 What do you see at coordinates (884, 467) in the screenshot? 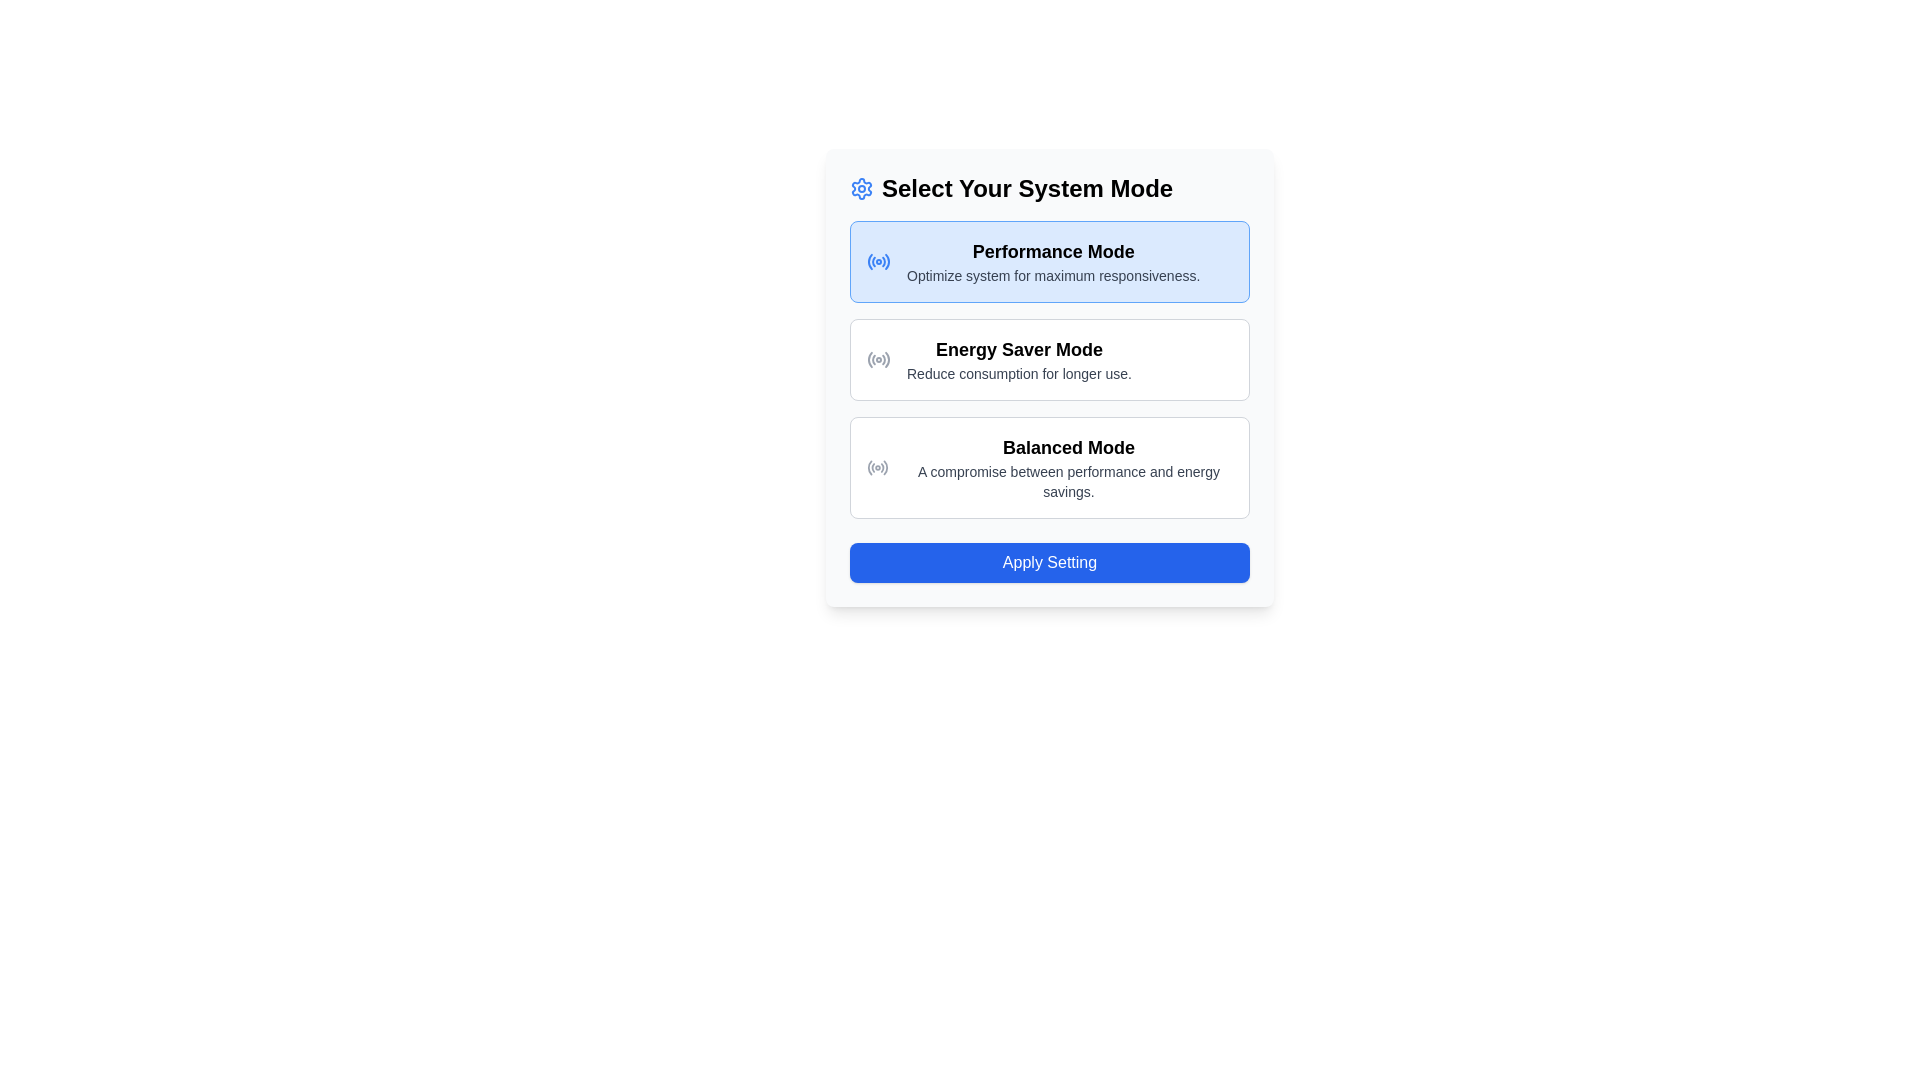
I see `the fifth segment of the circular radio wave symbol within the 'Balanced Mode' option's radio wave icon` at bounding box center [884, 467].